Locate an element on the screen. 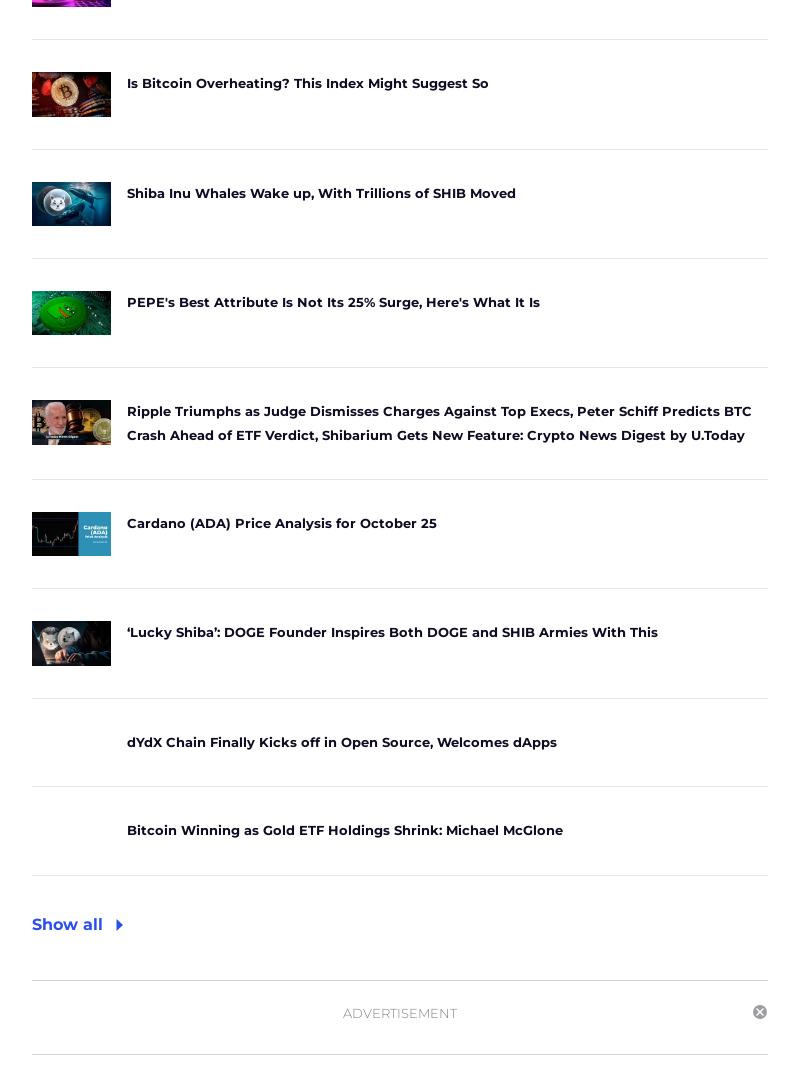 Image resolution: width=800 pixels, height=1076 pixels. 'Shiba Inu Whales Wake up, With Trillions of SHIB Moved' is located at coordinates (320, 190).